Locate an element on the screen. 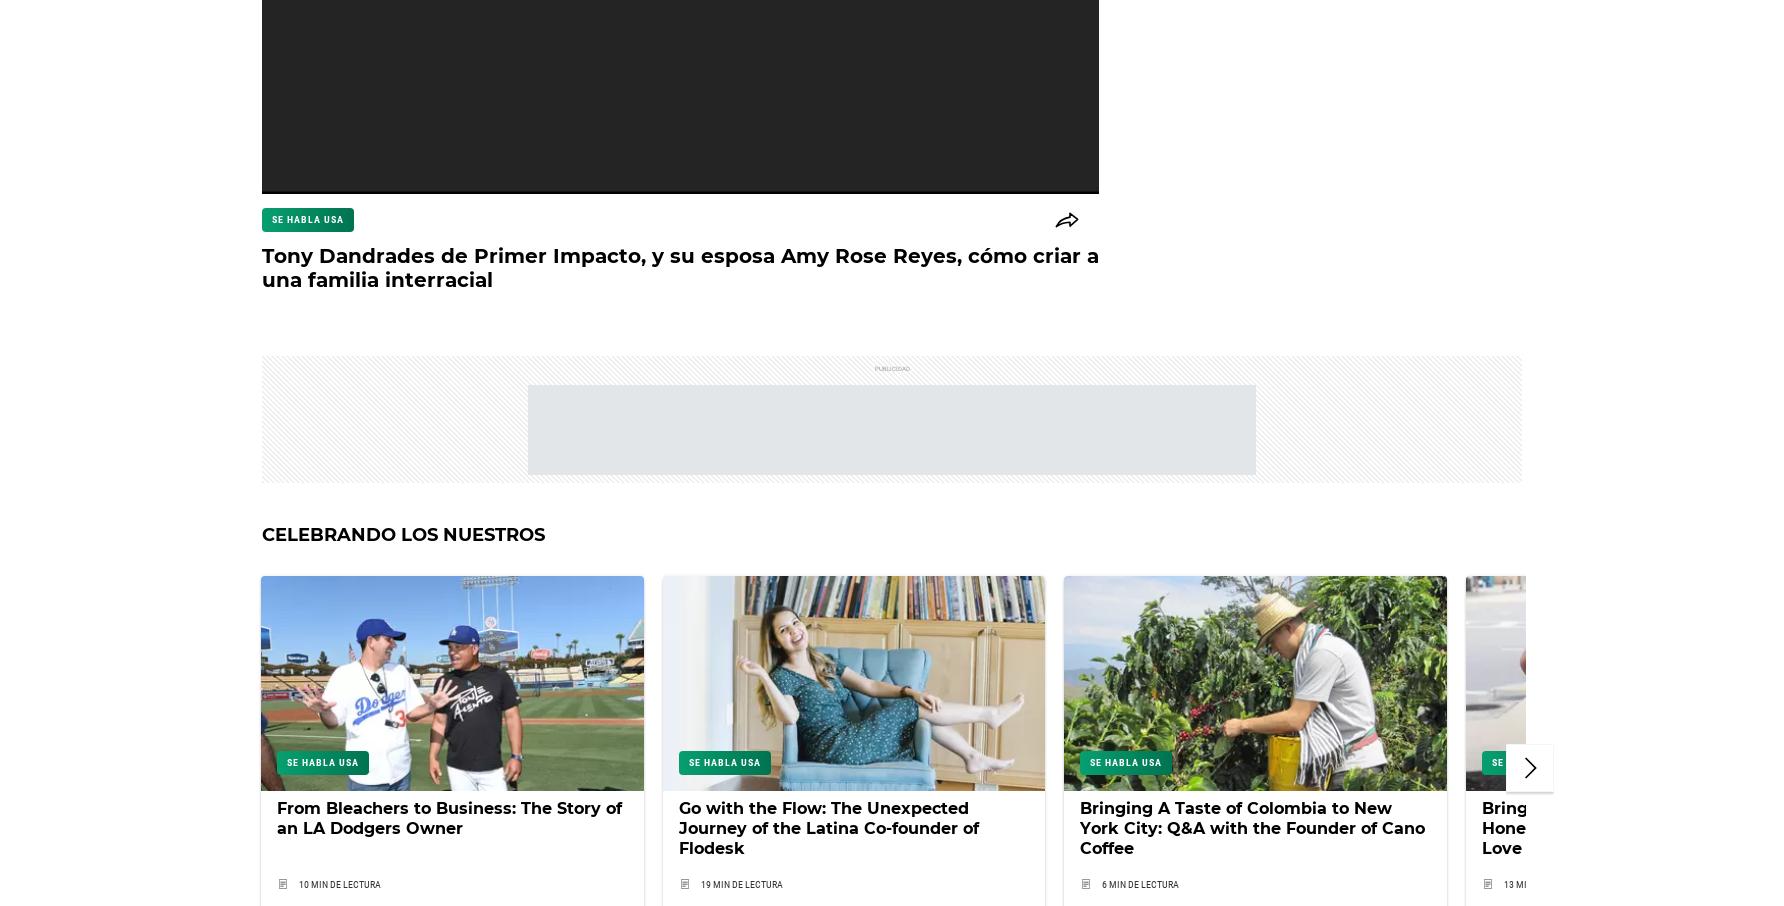 The image size is (1784, 906). 'Tony Dandrades de Primer Impacto, y su esposa Amy Rose Reyes, cómo criar a una familia interracial' is located at coordinates (680, 266).